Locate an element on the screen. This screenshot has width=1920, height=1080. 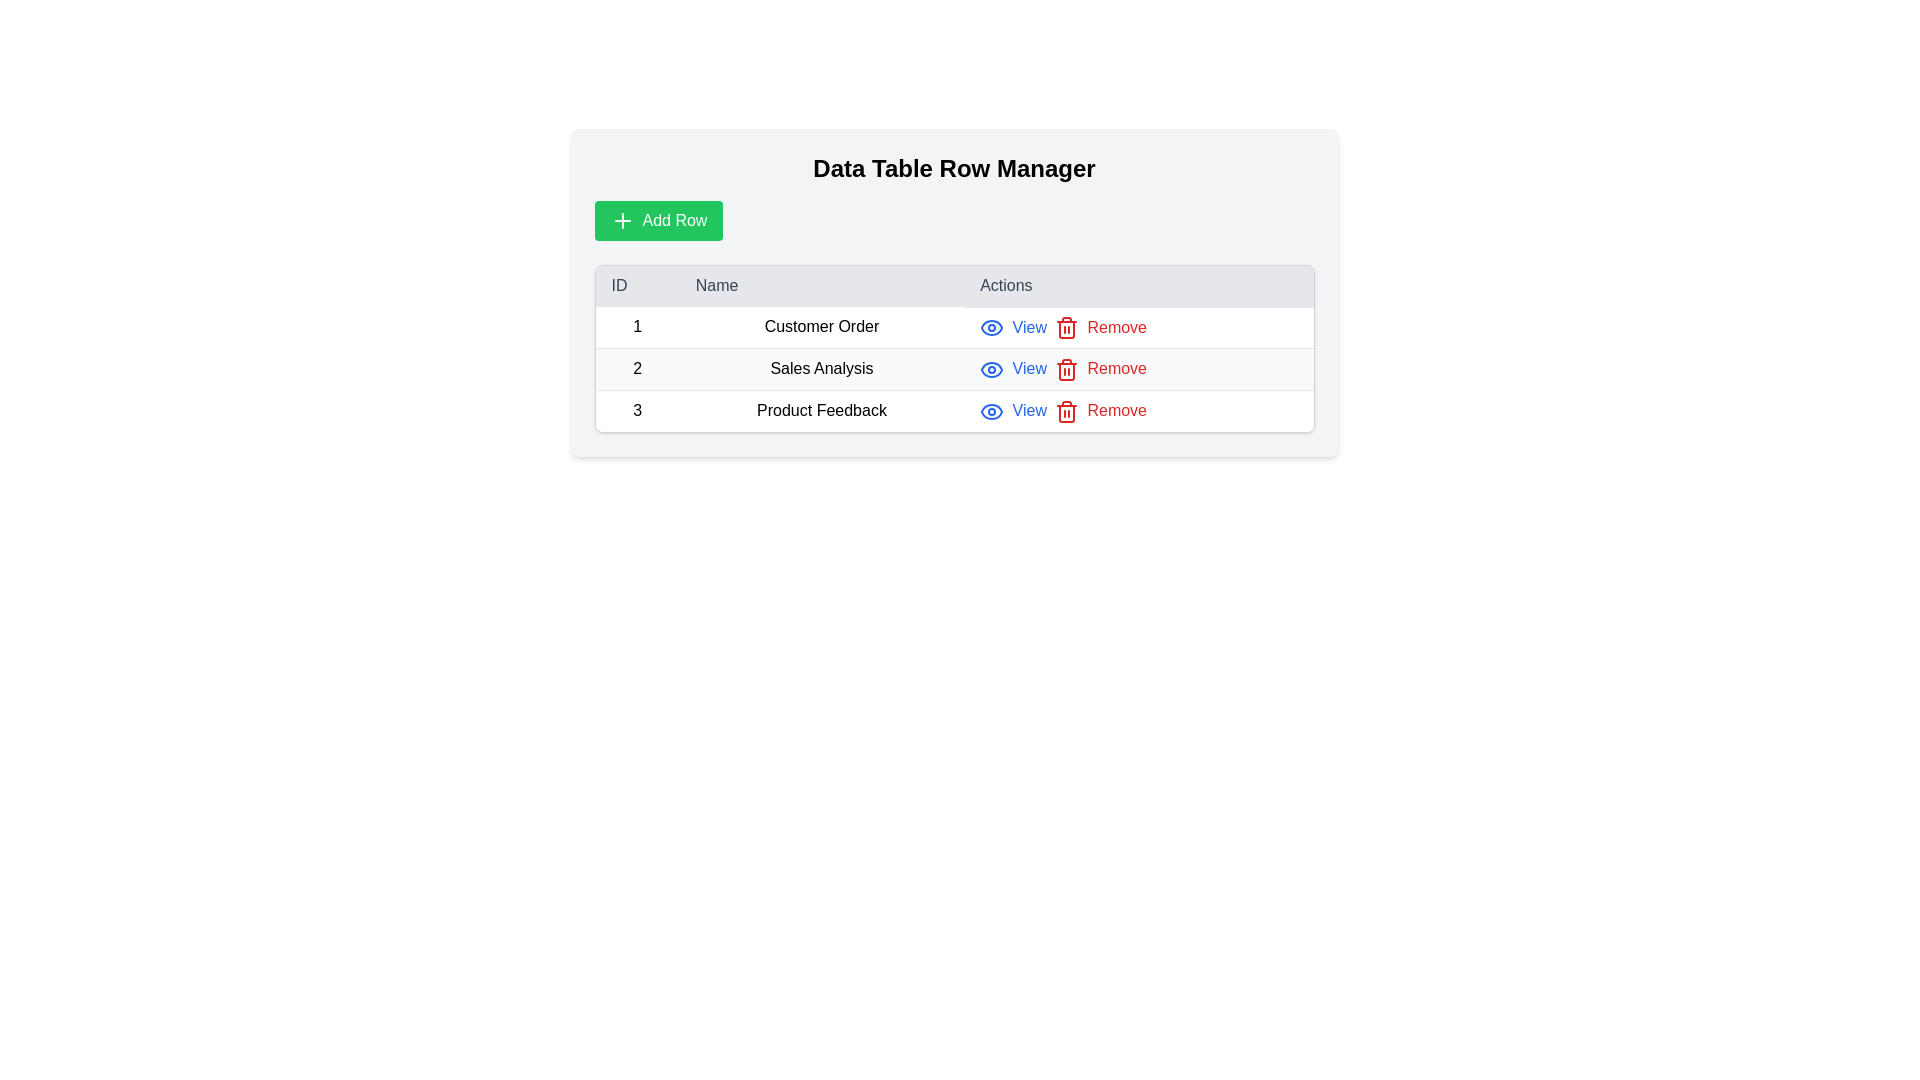
the 'Remove' link located in the rightmost cell of the 'Product Feedback' row in the table is located at coordinates (1138, 409).